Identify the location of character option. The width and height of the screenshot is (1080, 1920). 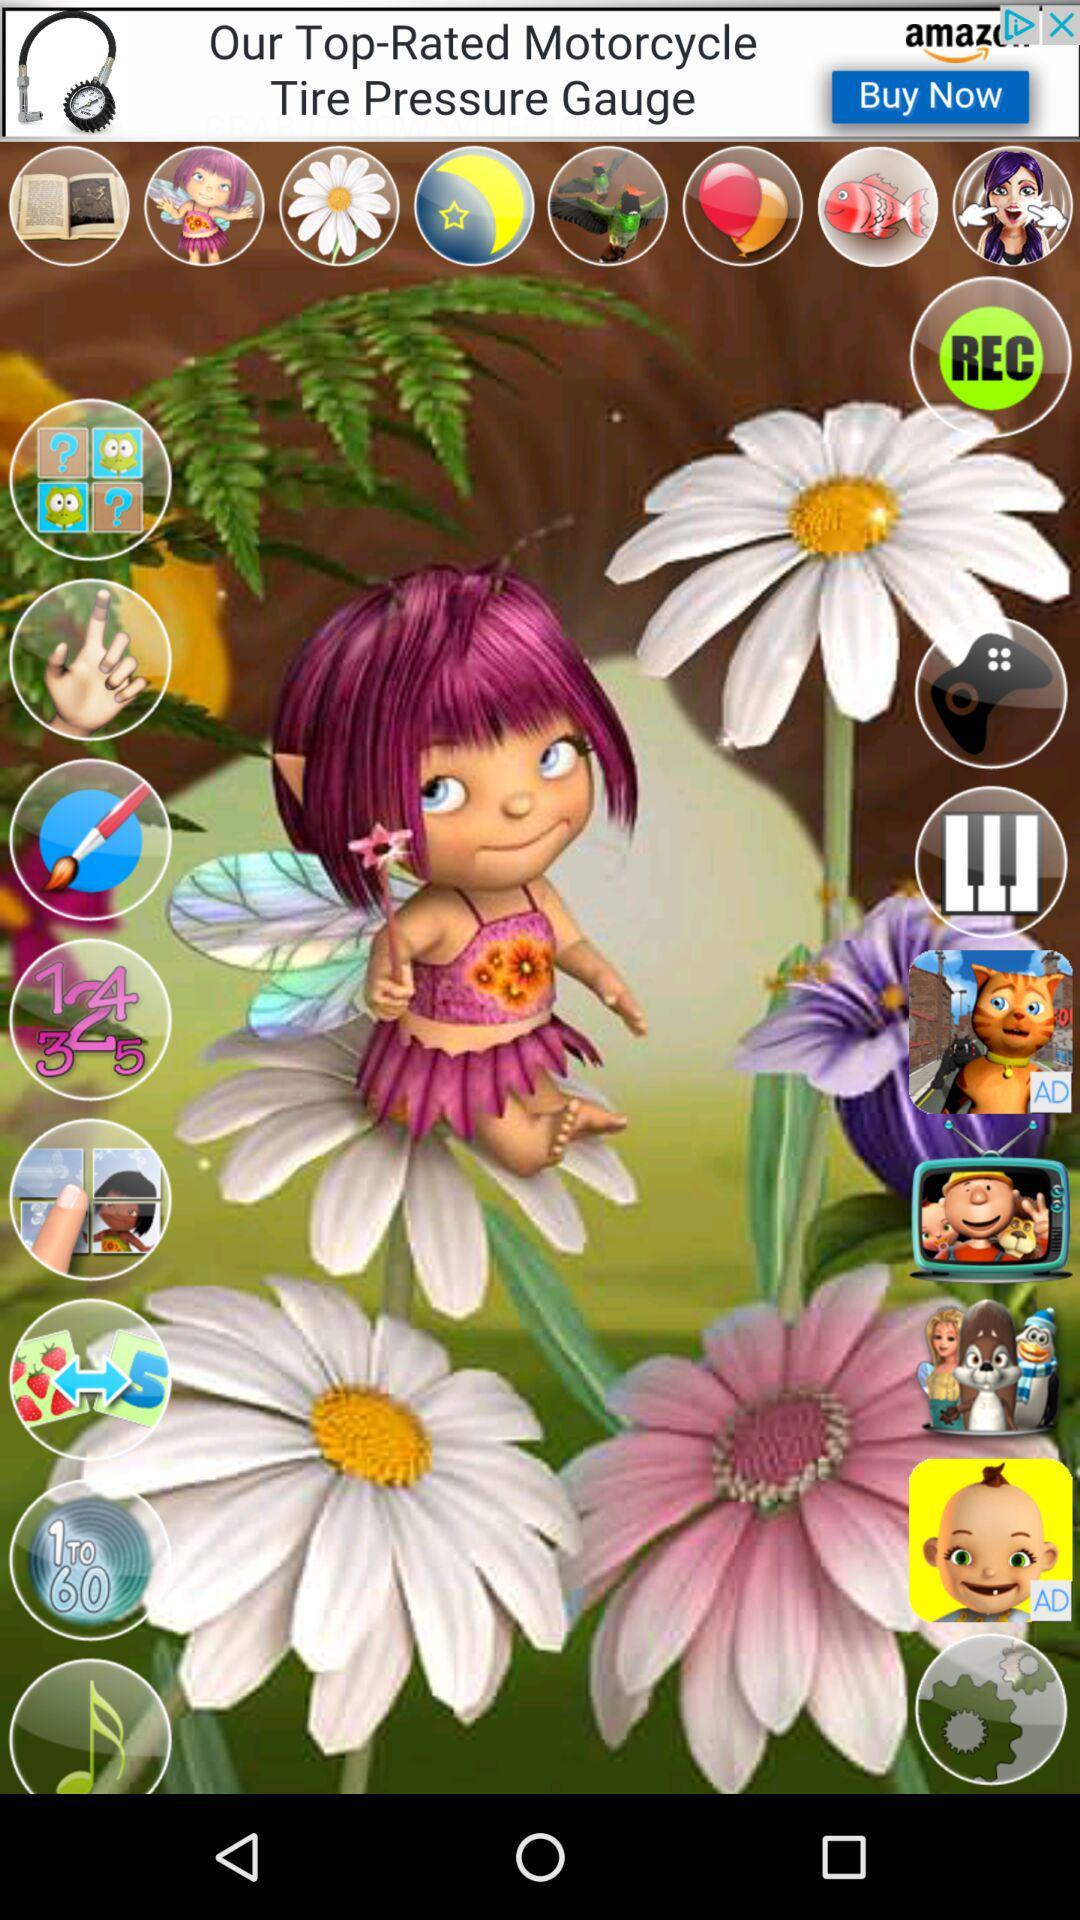
(88, 660).